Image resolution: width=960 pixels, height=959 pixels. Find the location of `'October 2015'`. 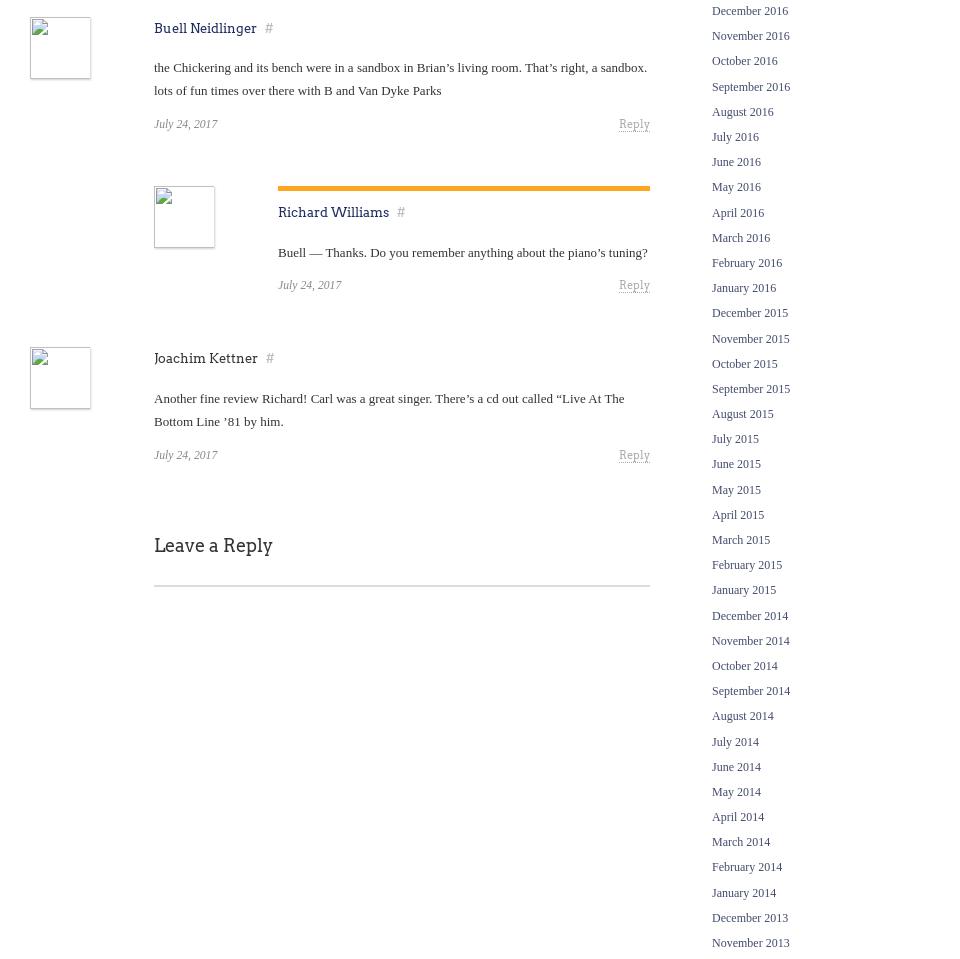

'October 2015' is located at coordinates (743, 362).